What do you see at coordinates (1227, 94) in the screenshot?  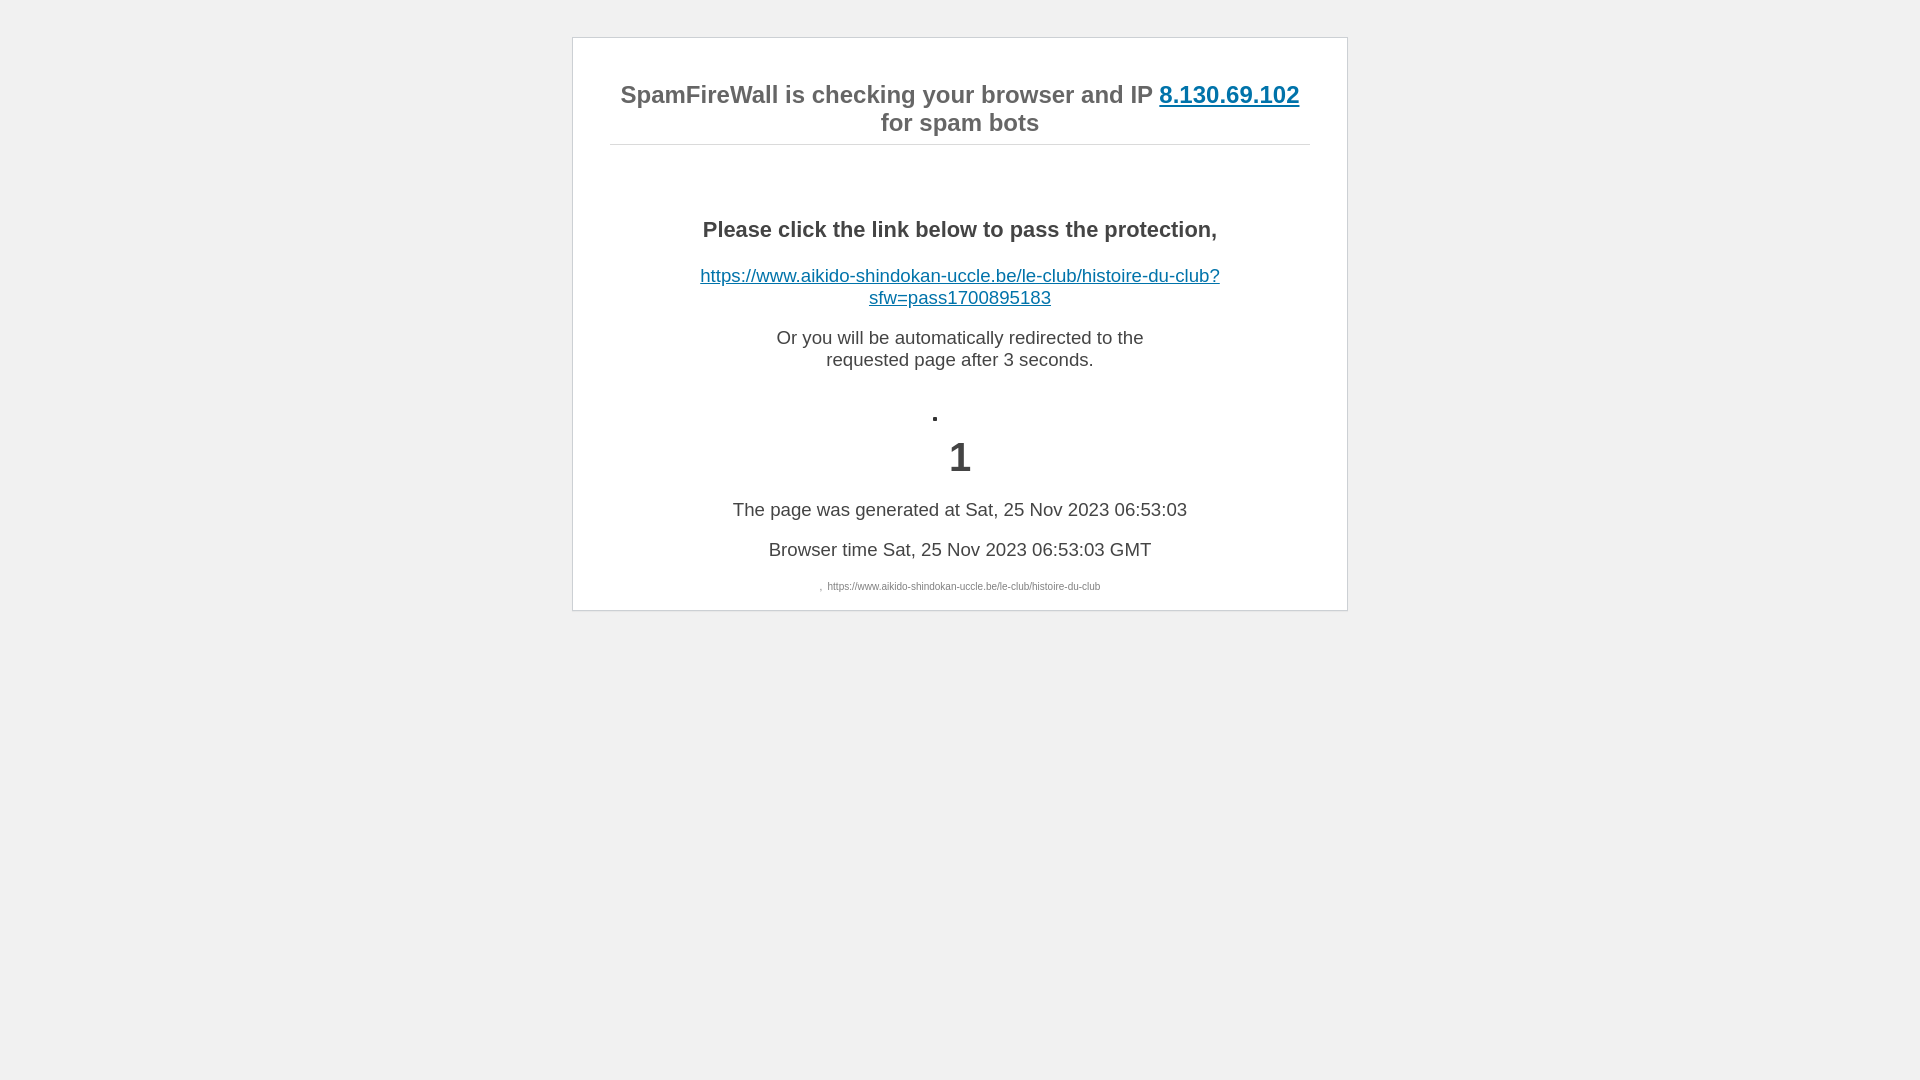 I see `'8.130.69.102'` at bounding box center [1227, 94].